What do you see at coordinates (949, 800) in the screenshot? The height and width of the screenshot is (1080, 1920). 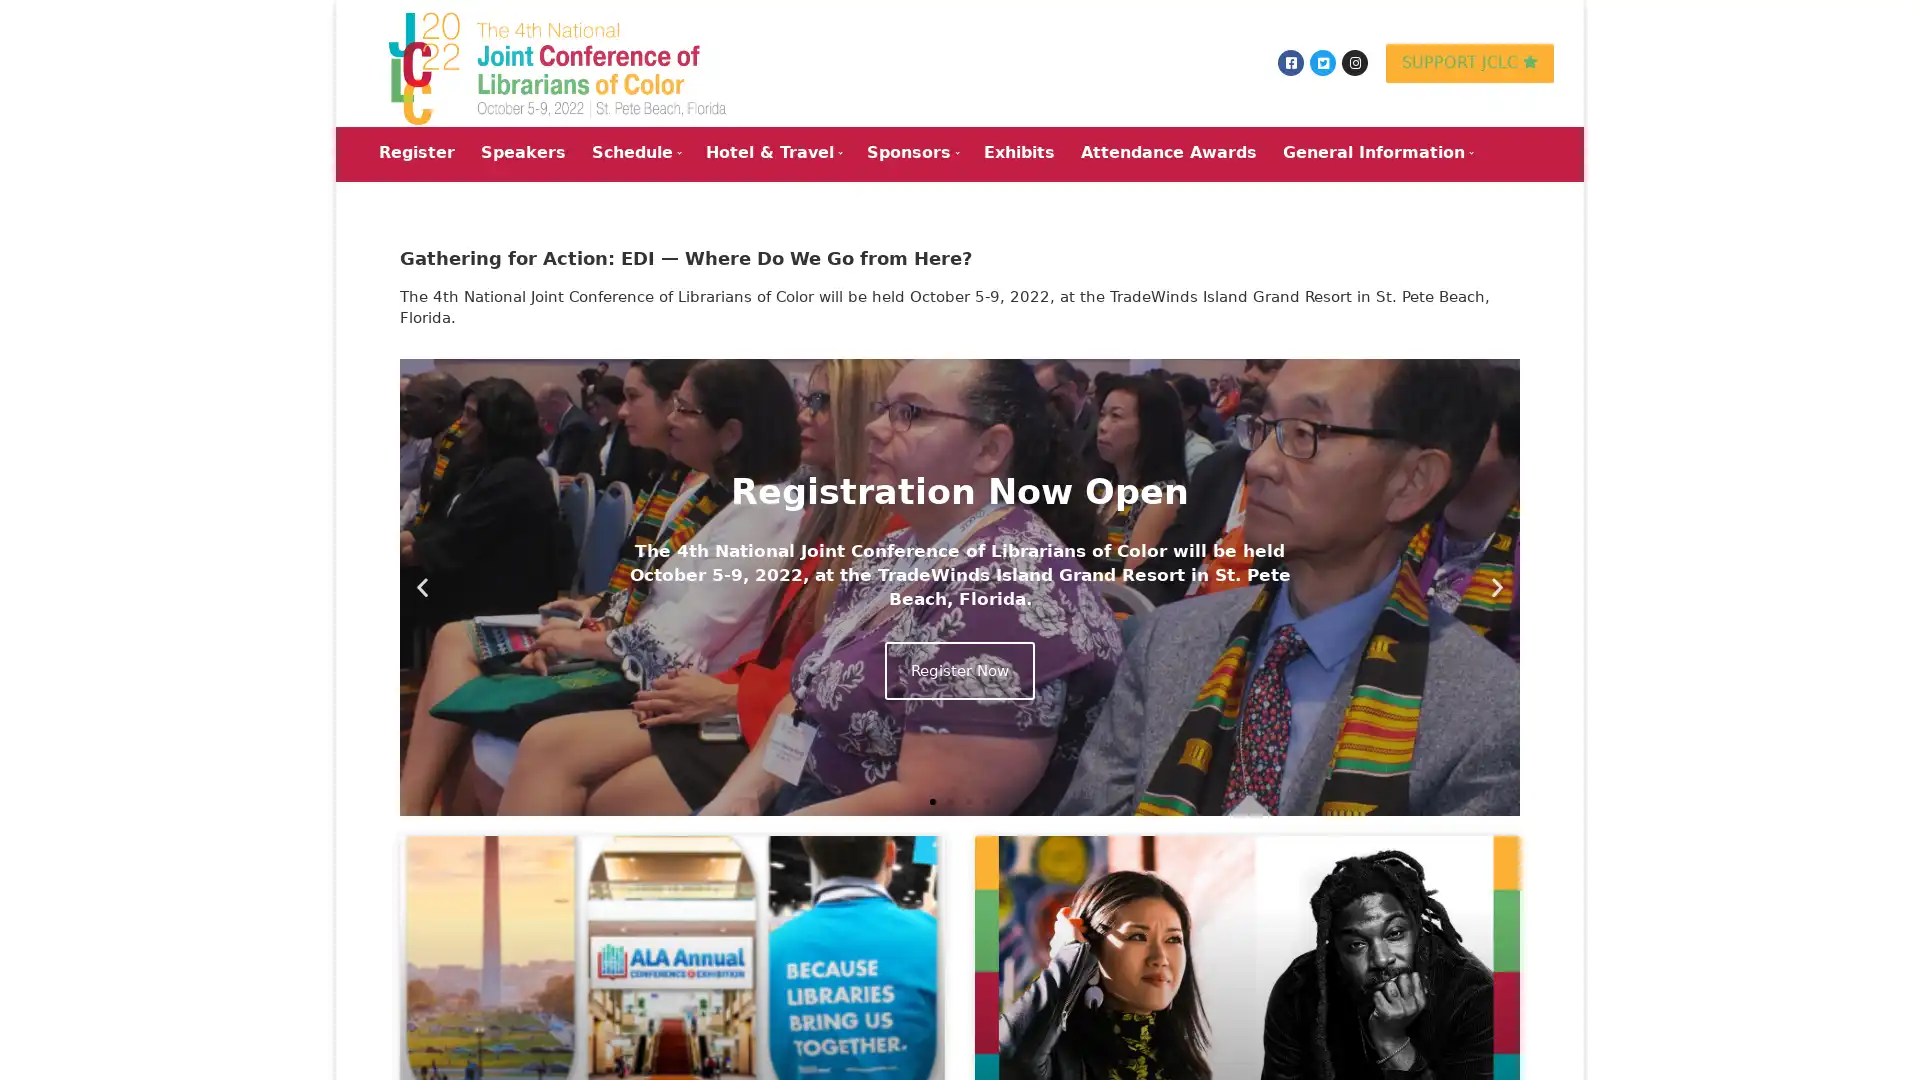 I see `Go to slide 2` at bounding box center [949, 800].